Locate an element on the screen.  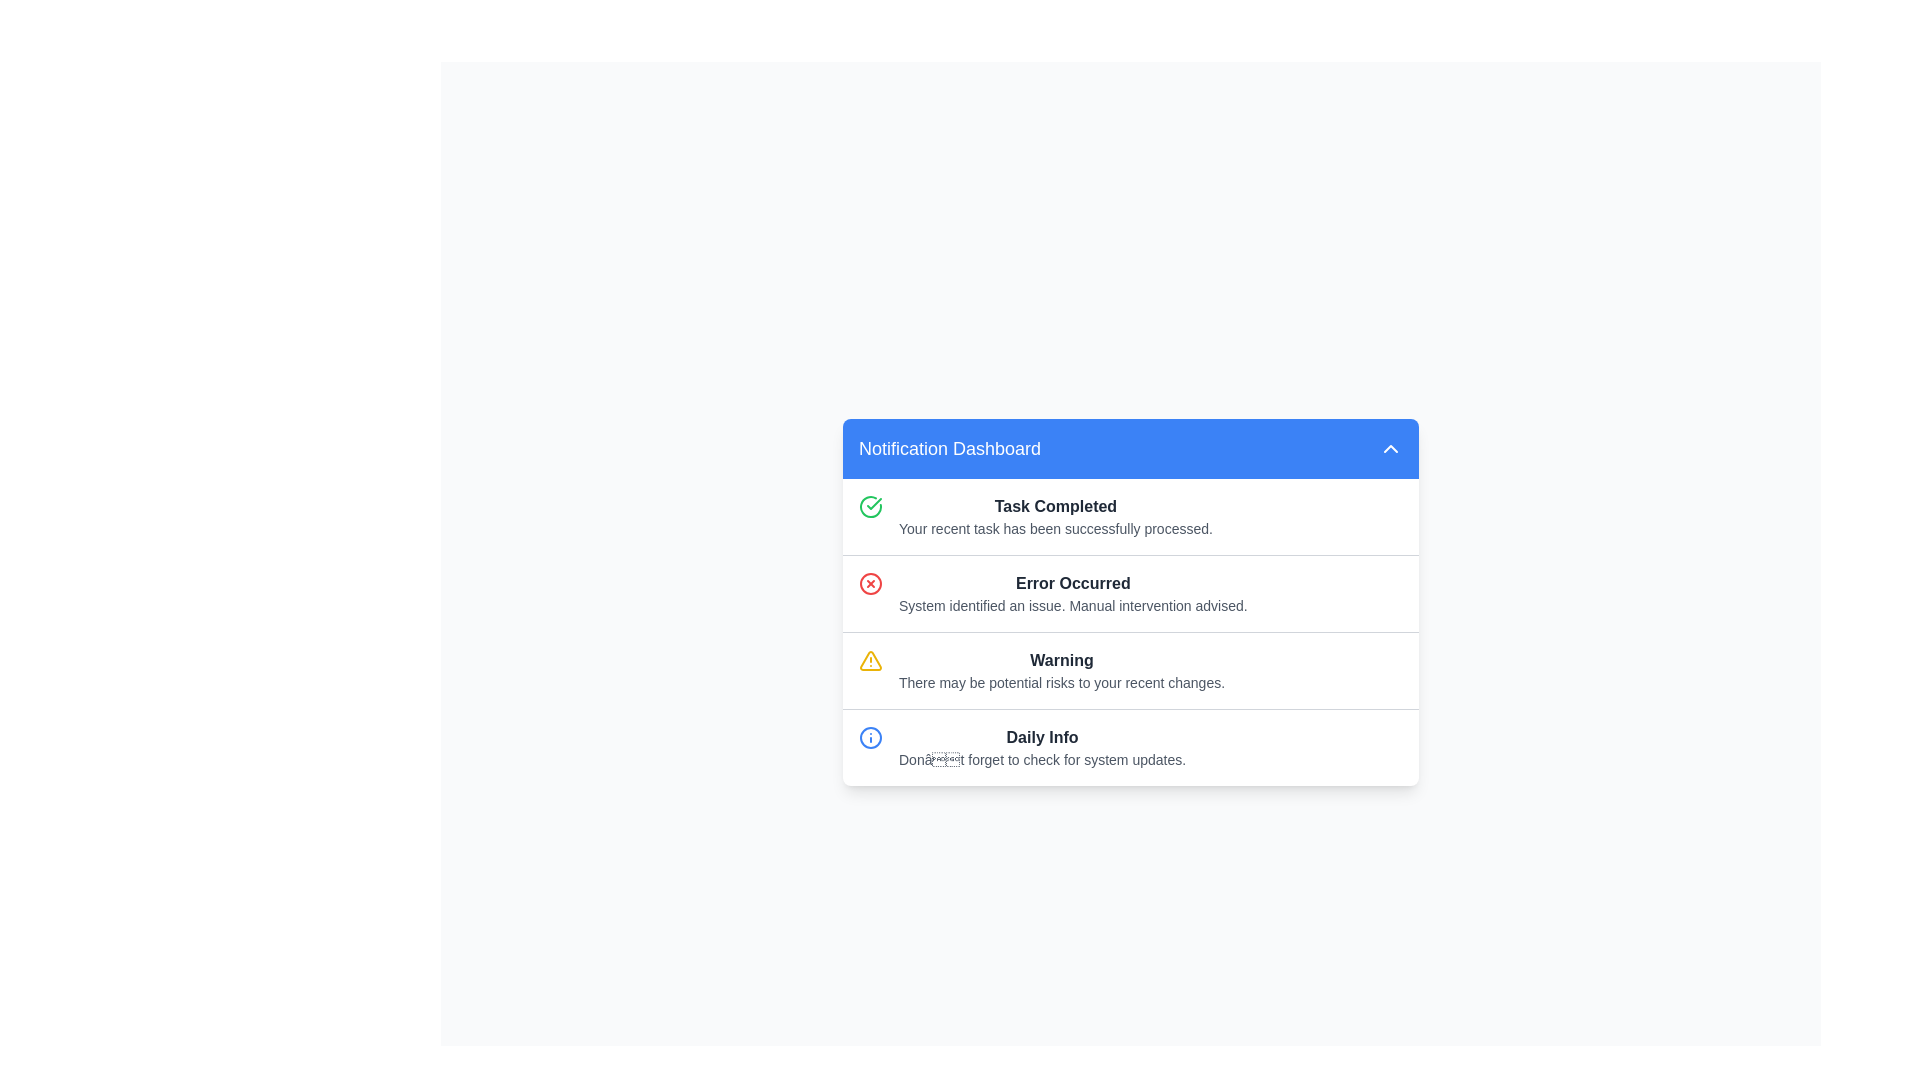
the third notification card in the vertically stacked list of alerts, which serves as a warning notification for potential risks related to recent changes is located at coordinates (1131, 670).